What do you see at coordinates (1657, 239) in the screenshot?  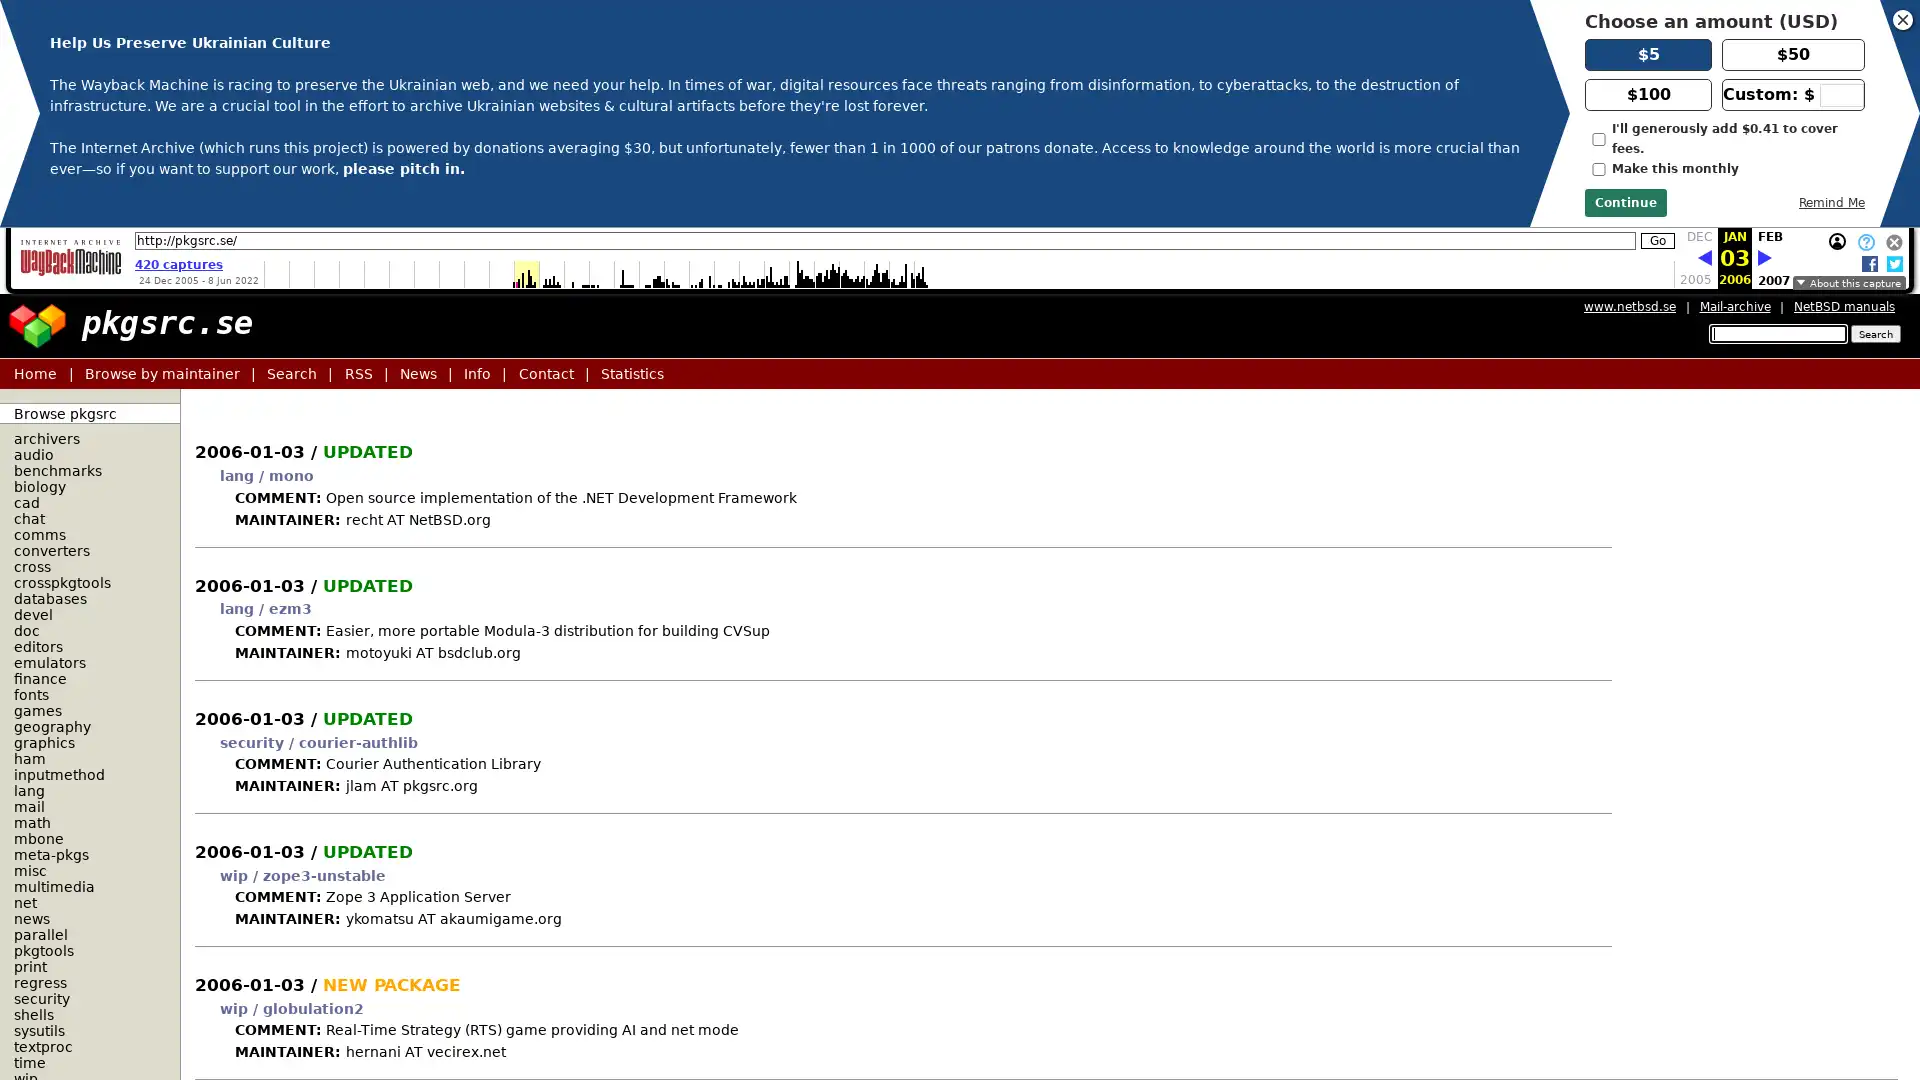 I see `Go` at bounding box center [1657, 239].